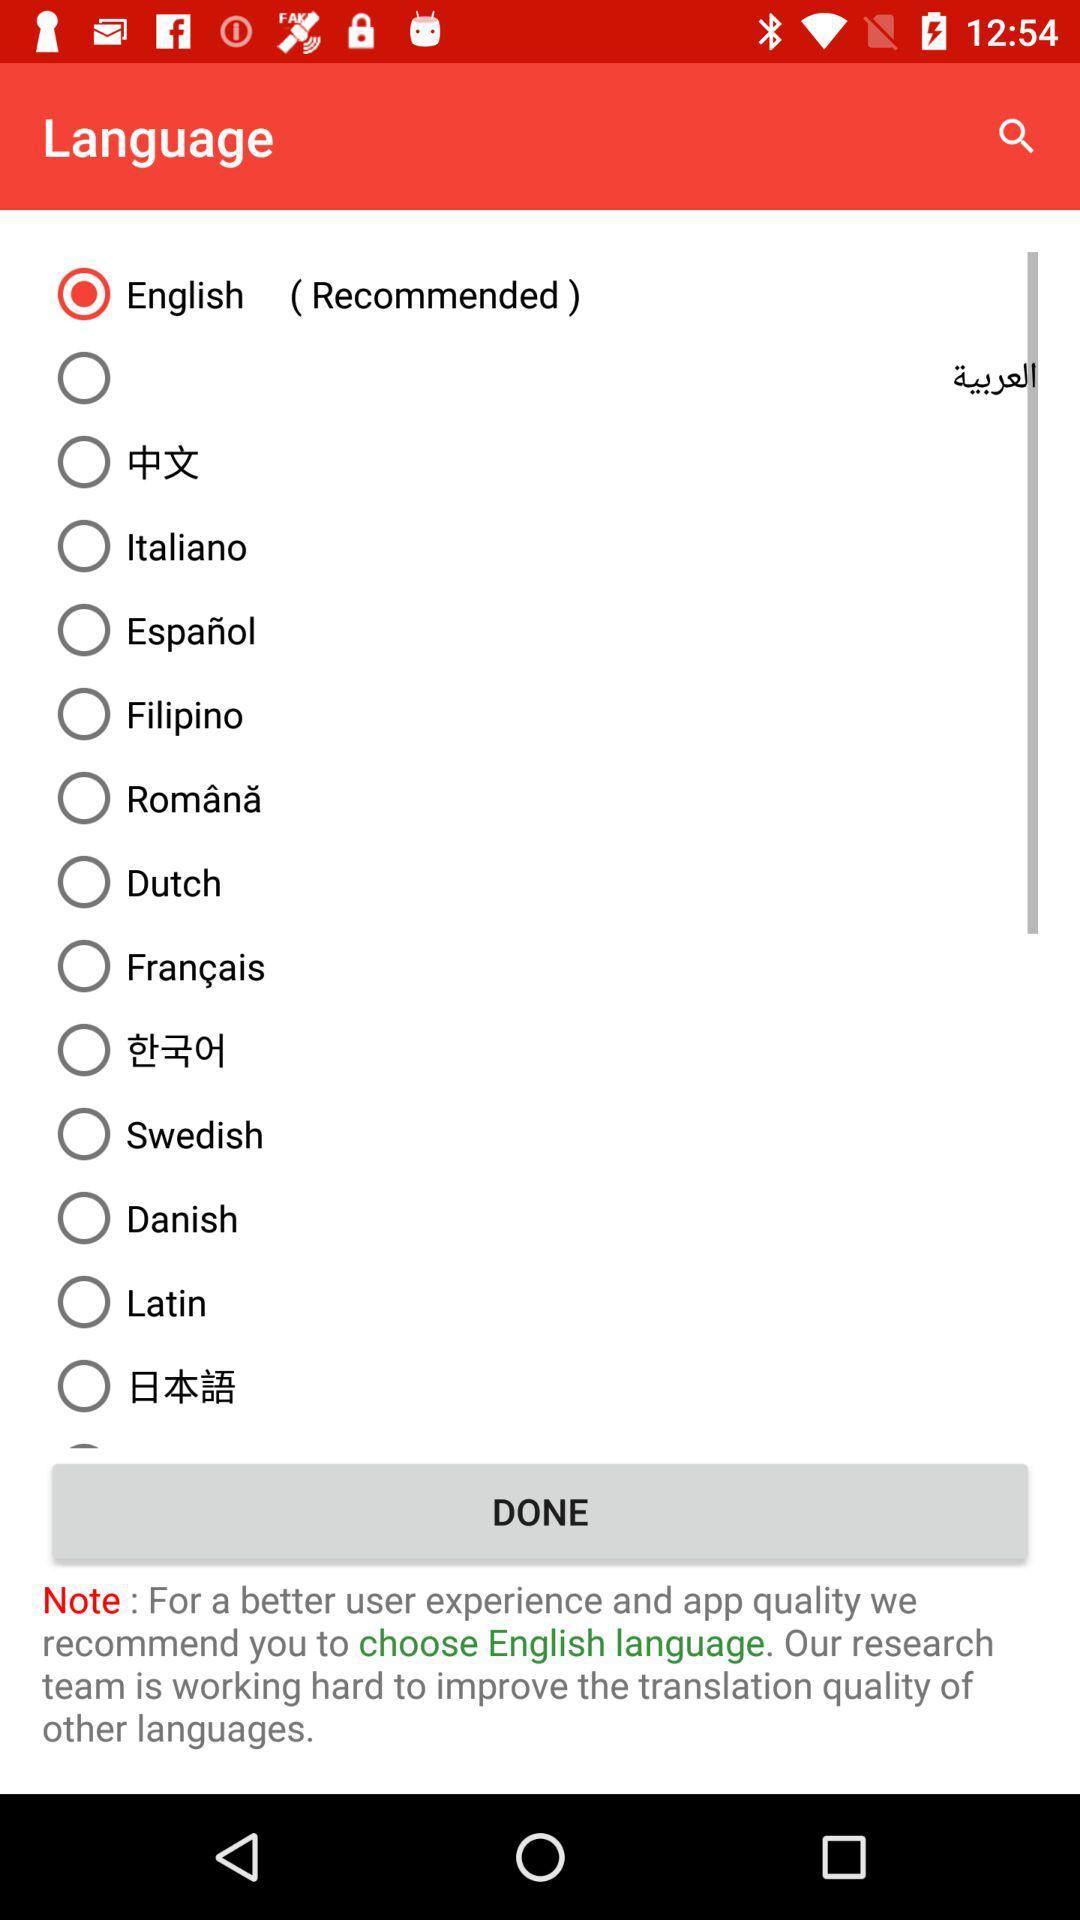  Describe the element at coordinates (540, 292) in the screenshot. I see `the english     ( recommended ) item` at that location.